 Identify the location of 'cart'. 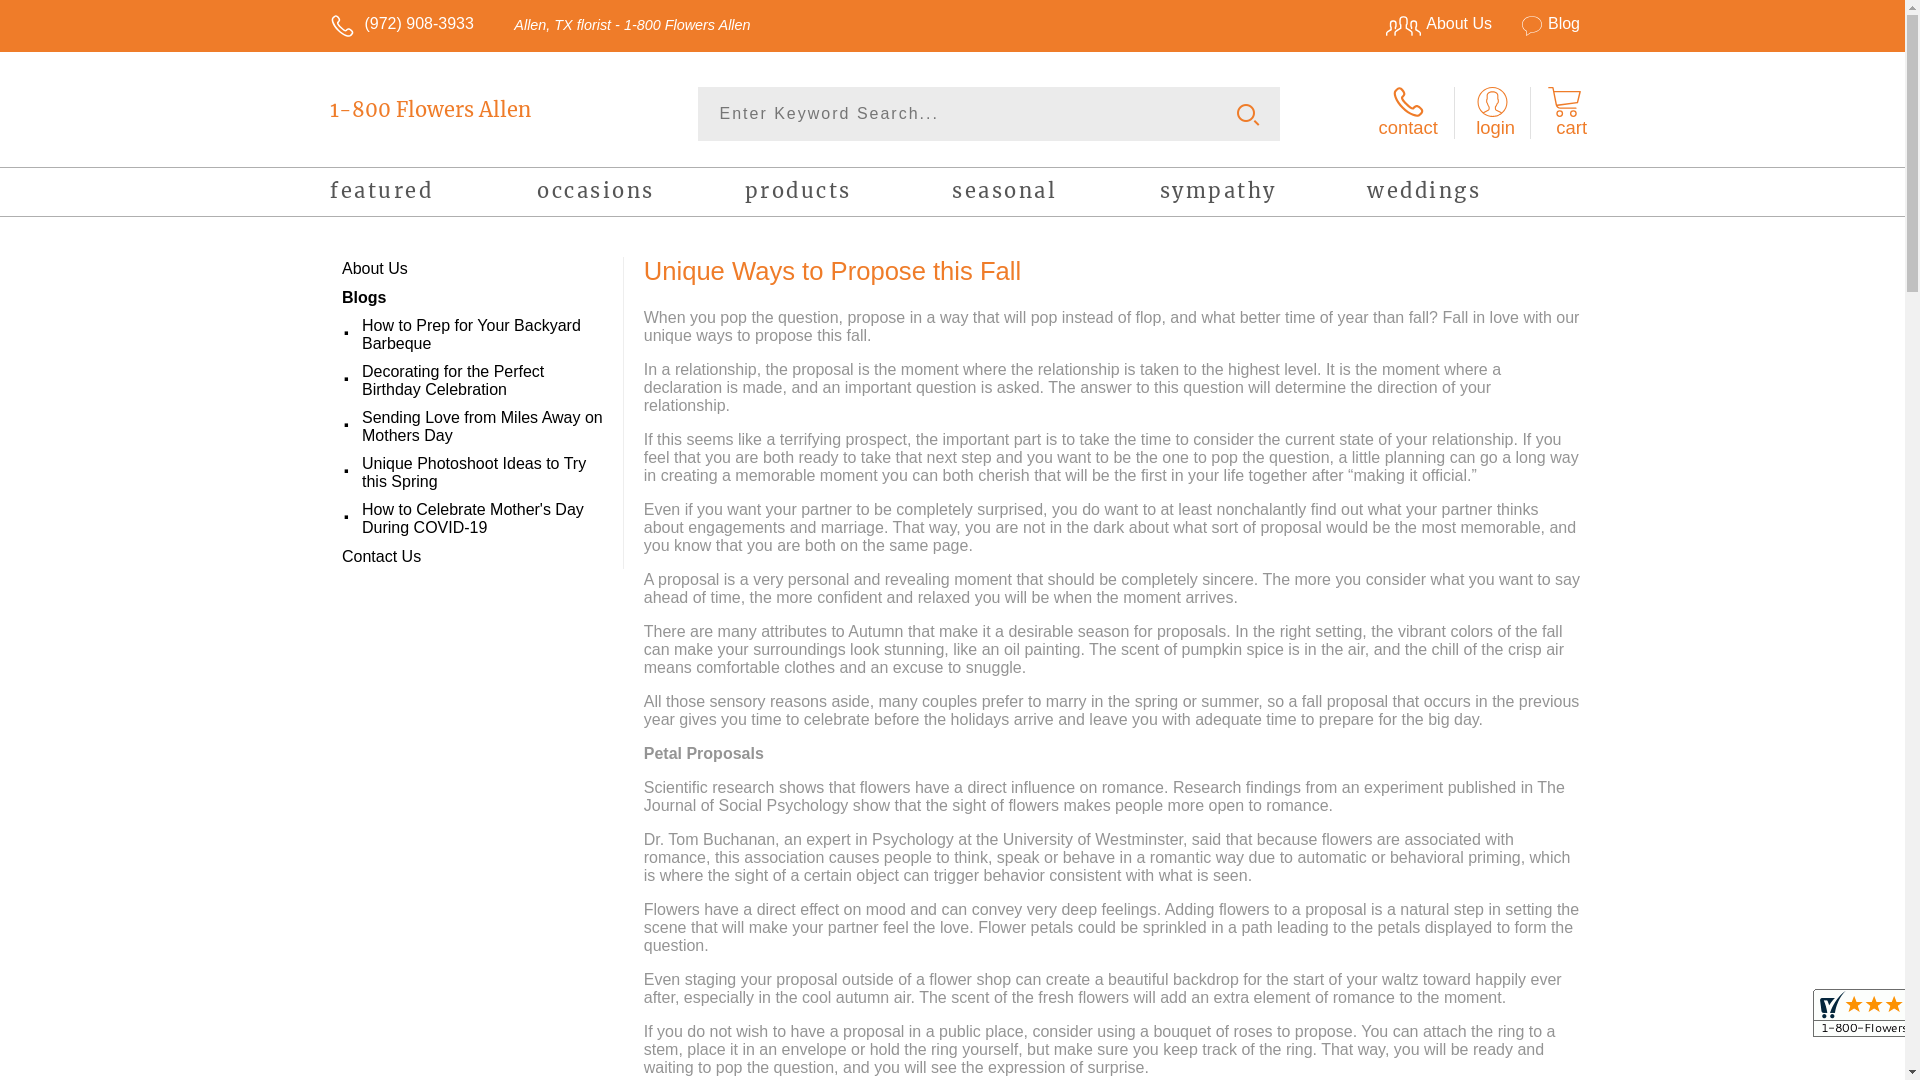
(1563, 112).